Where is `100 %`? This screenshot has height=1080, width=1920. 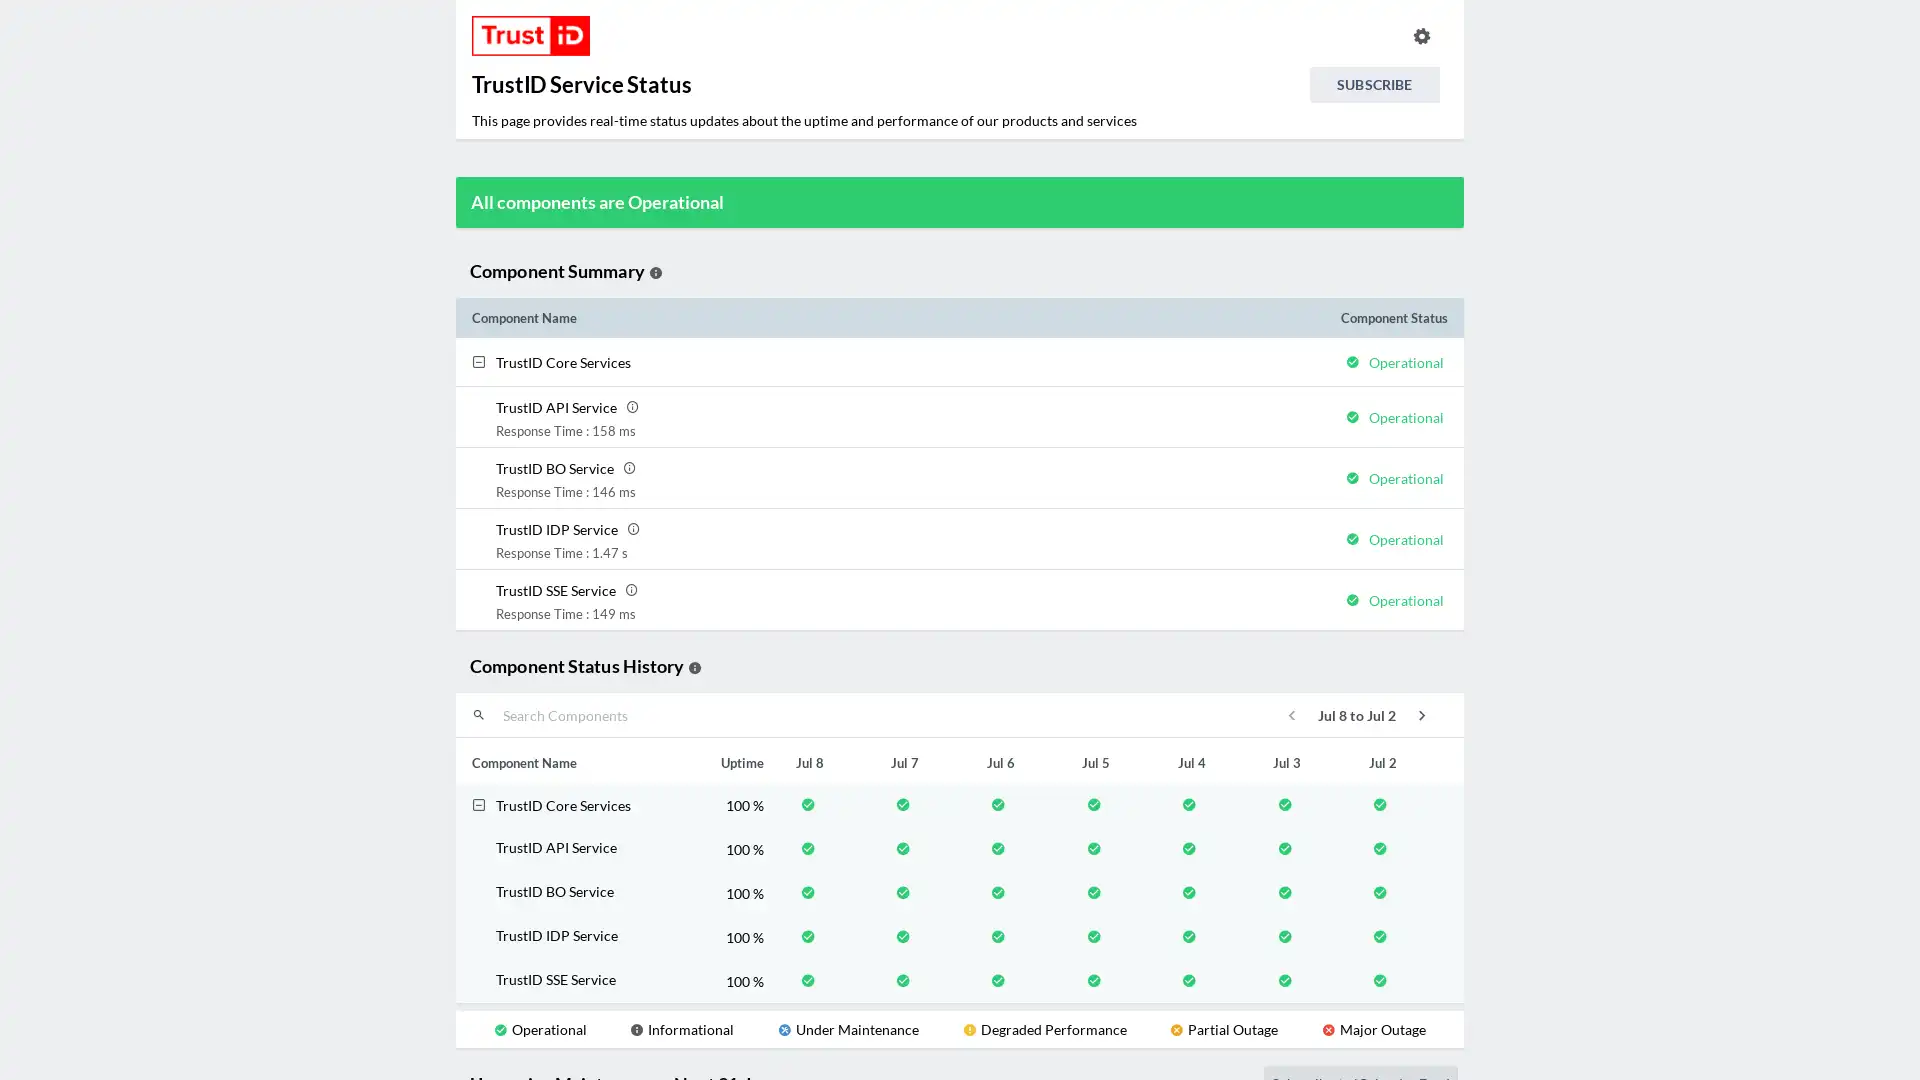
100 % is located at coordinates (743, 848).